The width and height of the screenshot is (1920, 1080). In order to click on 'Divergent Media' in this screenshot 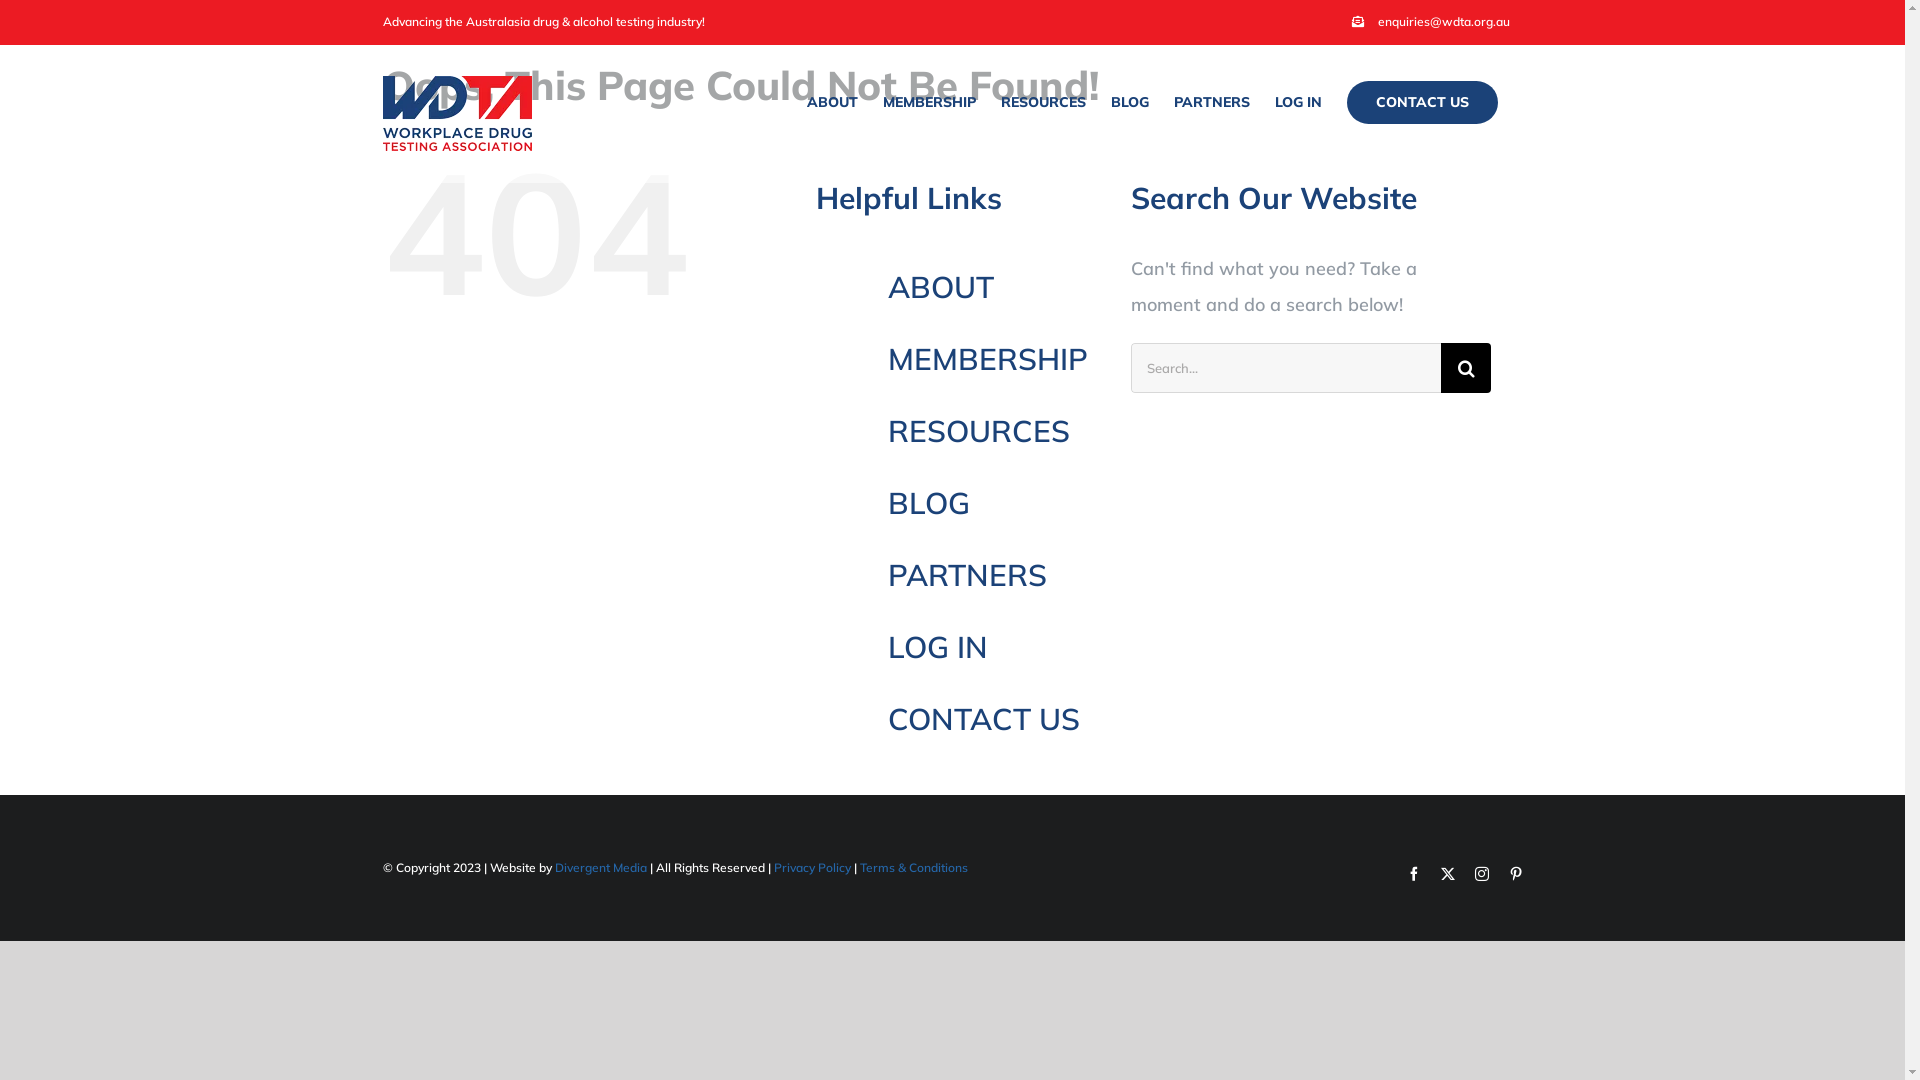, I will do `click(599, 866)`.